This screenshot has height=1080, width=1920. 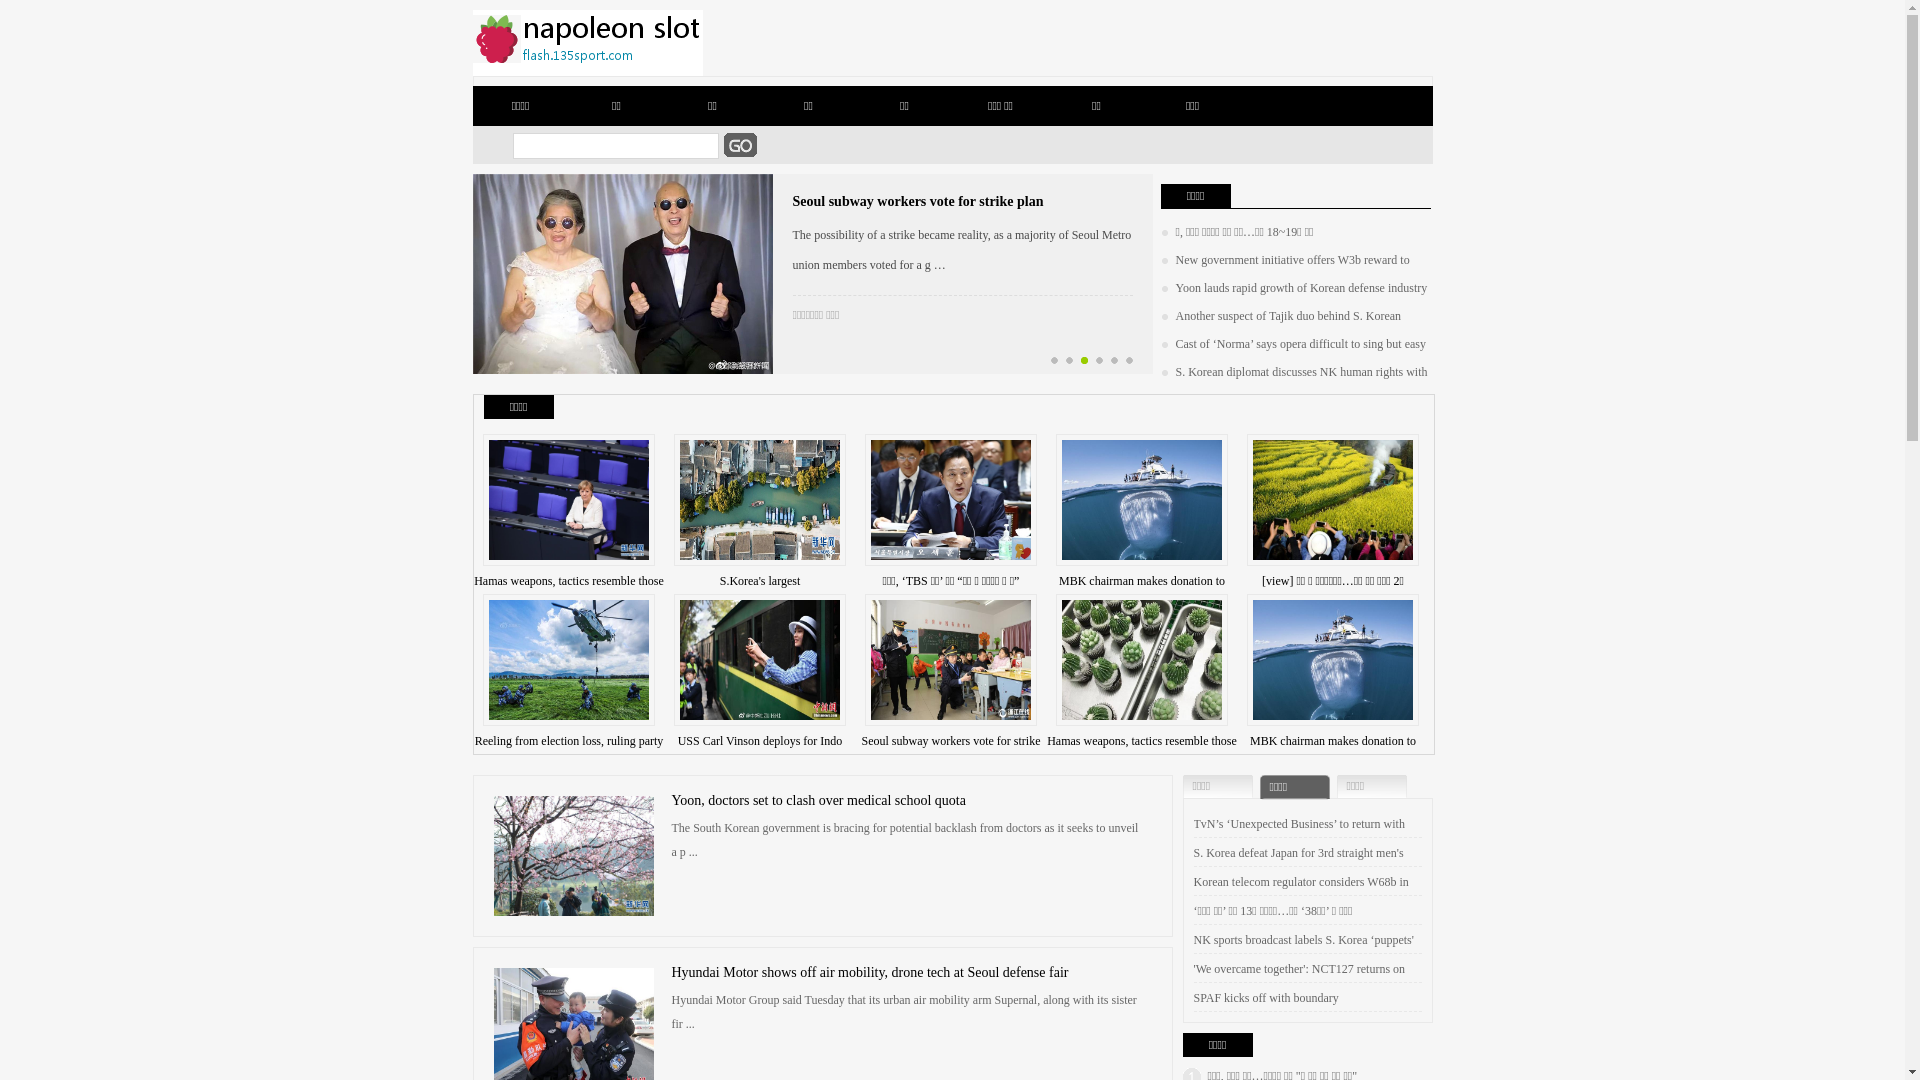 What do you see at coordinates (1265, 998) in the screenshot?
I see `'SPAF kicks off with boundary'` at bounding box center [1265, 998].